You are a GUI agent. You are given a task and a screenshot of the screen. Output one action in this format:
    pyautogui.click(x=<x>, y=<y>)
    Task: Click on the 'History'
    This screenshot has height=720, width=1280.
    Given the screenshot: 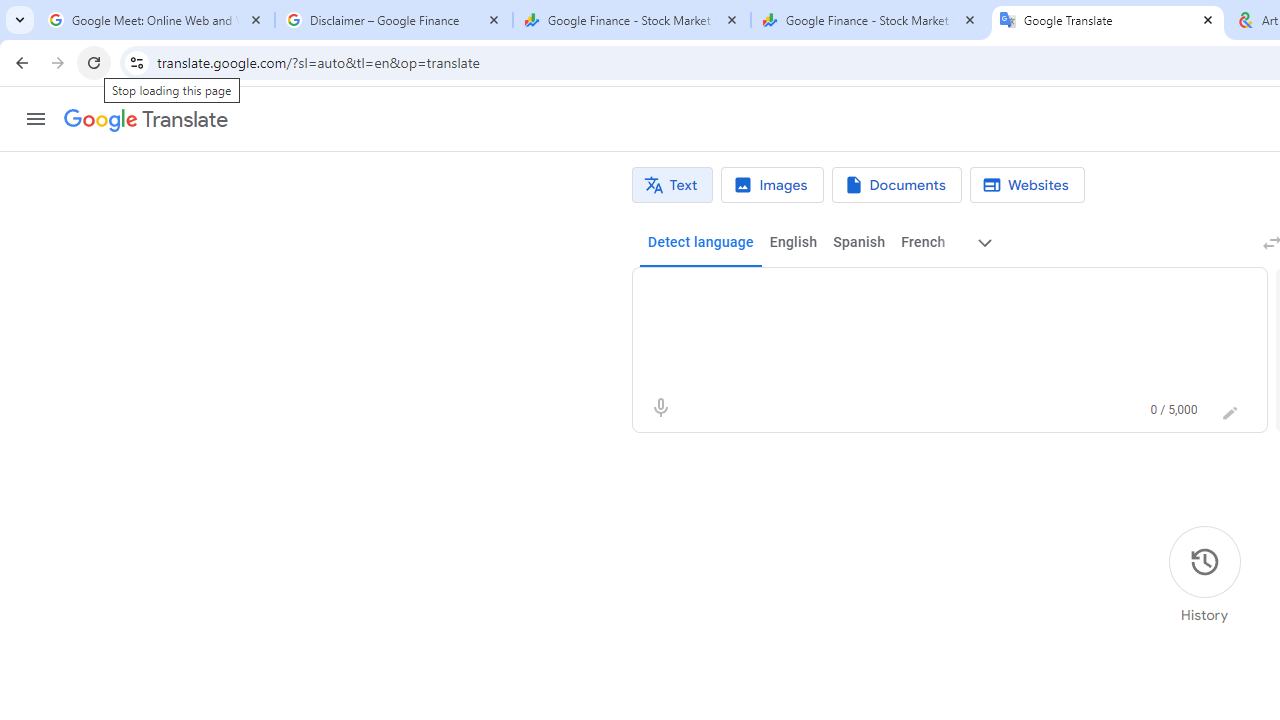 What is the action you would take?
    pyautogui.click(x=1203, y=575)
    